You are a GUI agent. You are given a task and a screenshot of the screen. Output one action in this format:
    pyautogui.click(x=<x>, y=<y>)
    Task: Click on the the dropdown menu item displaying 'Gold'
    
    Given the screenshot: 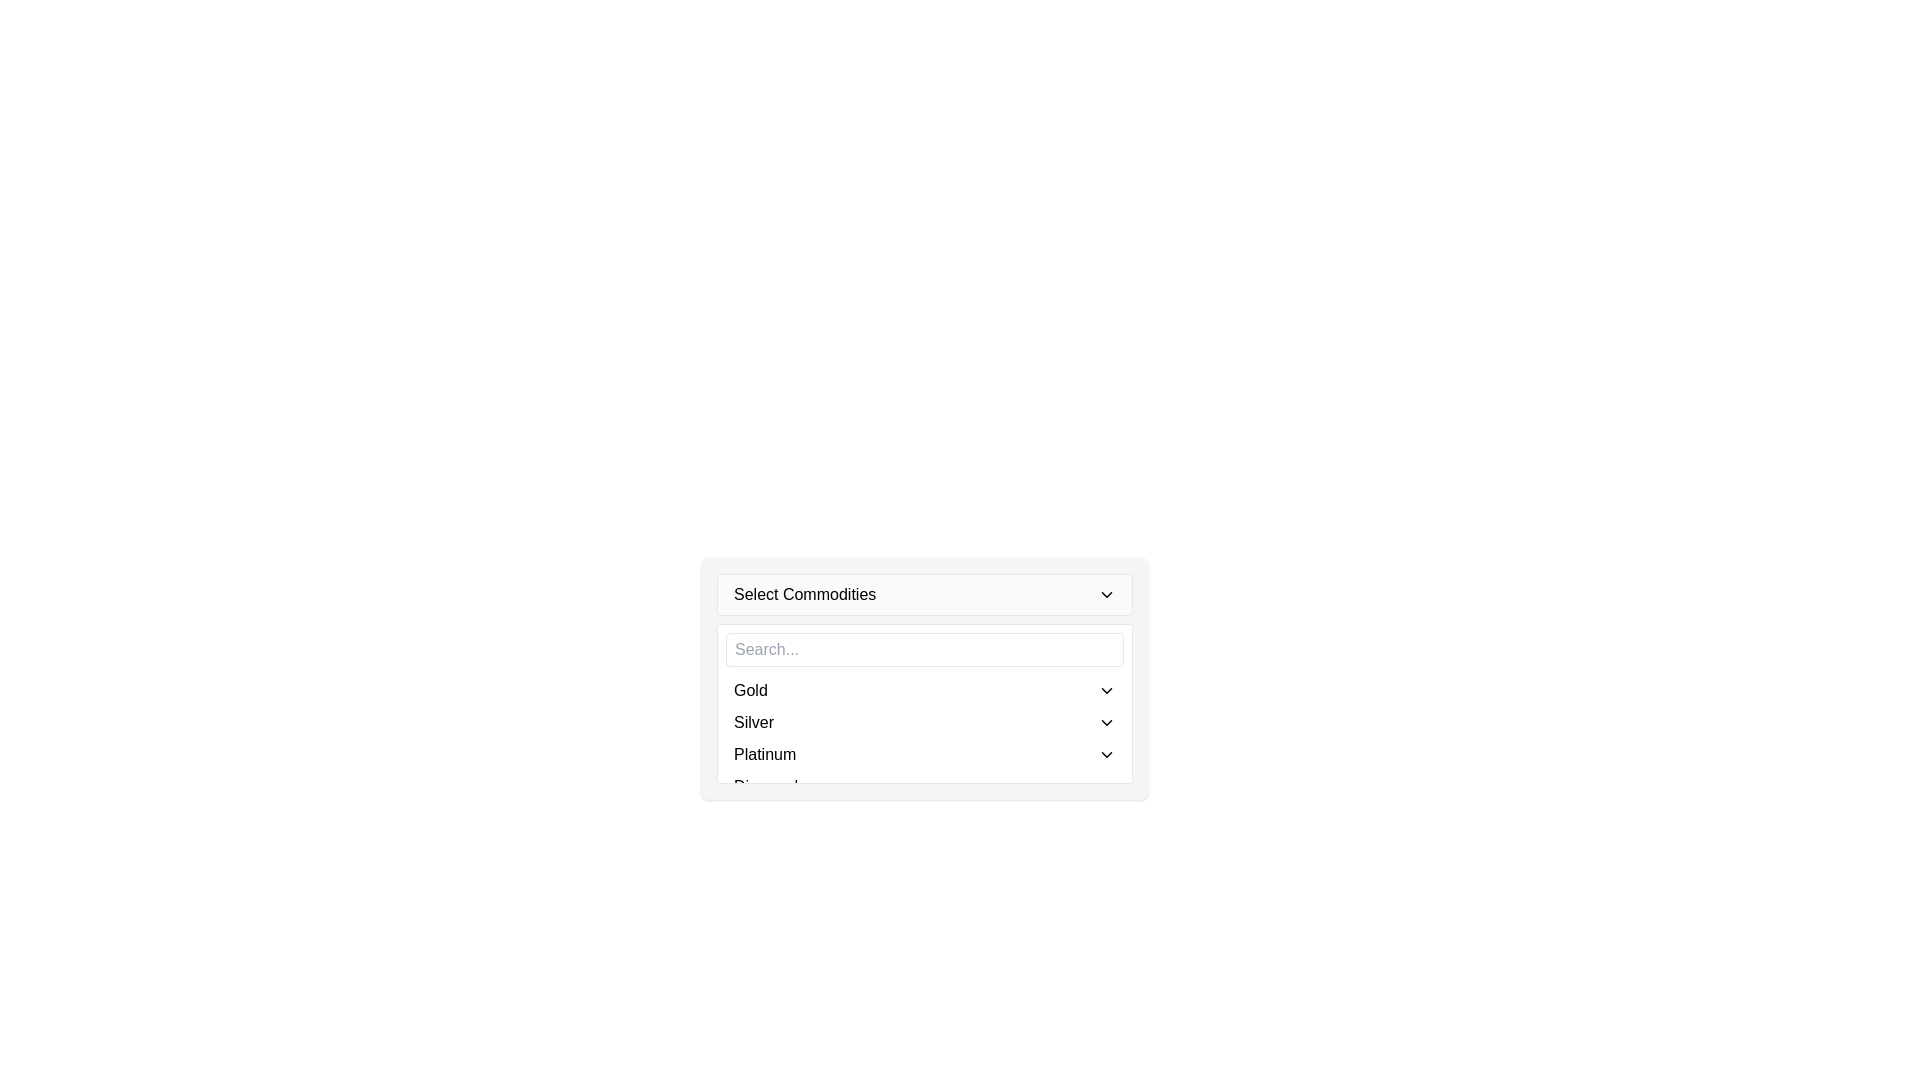 What is the action you would take?
    pyautogui.click(x=924, y=689)
    